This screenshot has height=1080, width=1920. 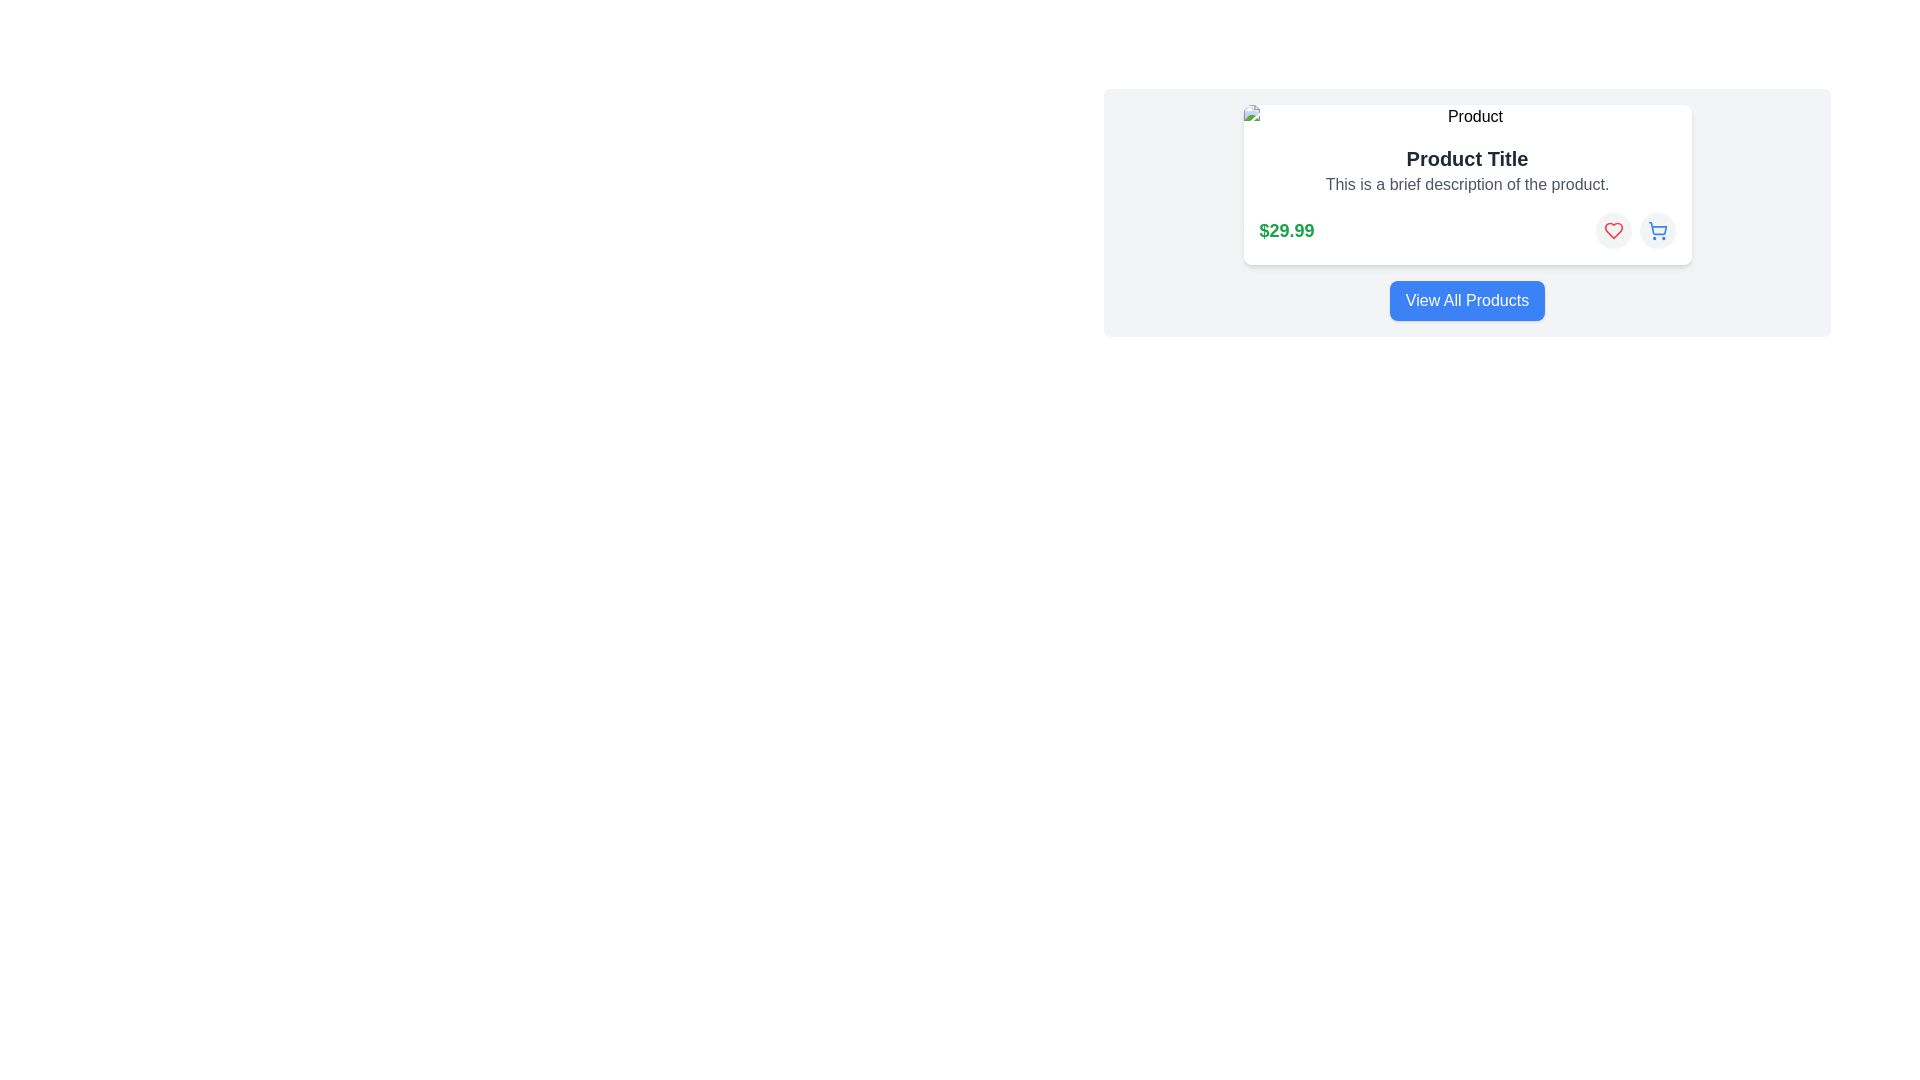 I want to click on the 'like' or 'add to favorites' icon button located in the right section of the product card, adjacent to the cart icon, so click(x=1613, y=230).